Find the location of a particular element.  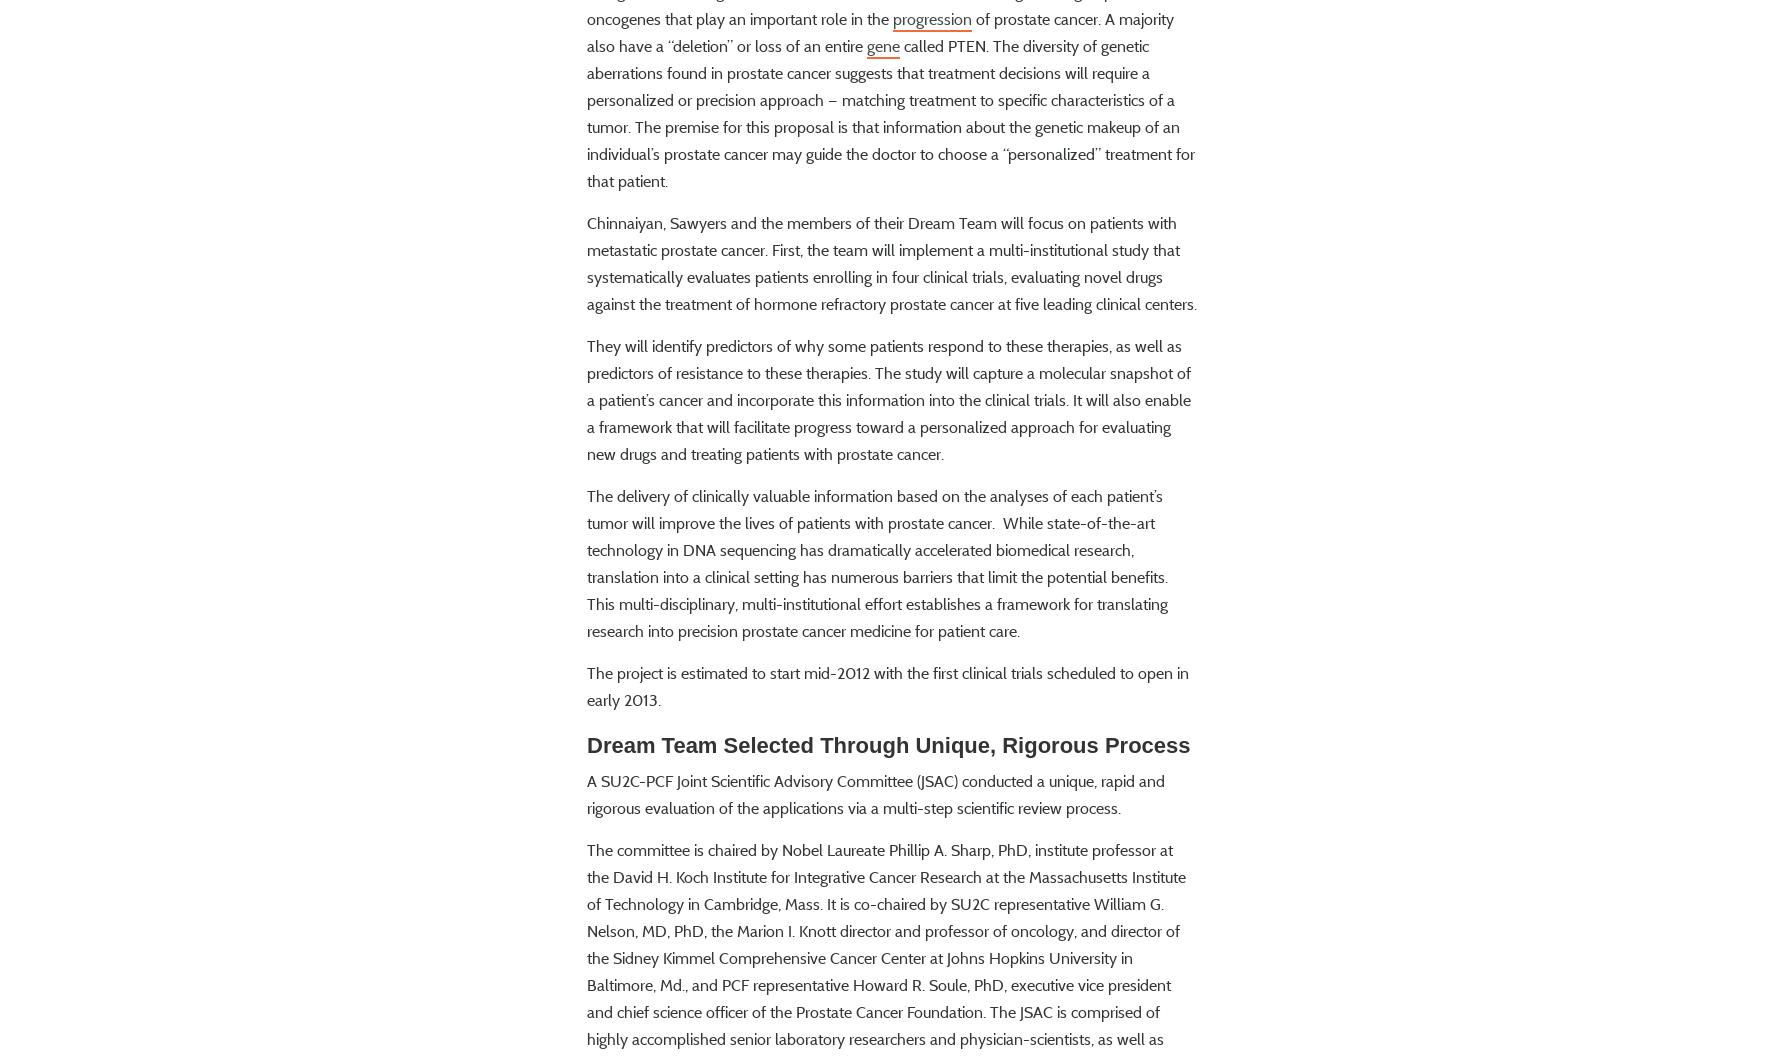

'A SU2C-PCF Joint Scientific Advisory Committee (JSAC) conducted a unique, rapid and rigorous evaluation of the applications via a multi-step scientific review process.' is located at coordinates (874, 852).